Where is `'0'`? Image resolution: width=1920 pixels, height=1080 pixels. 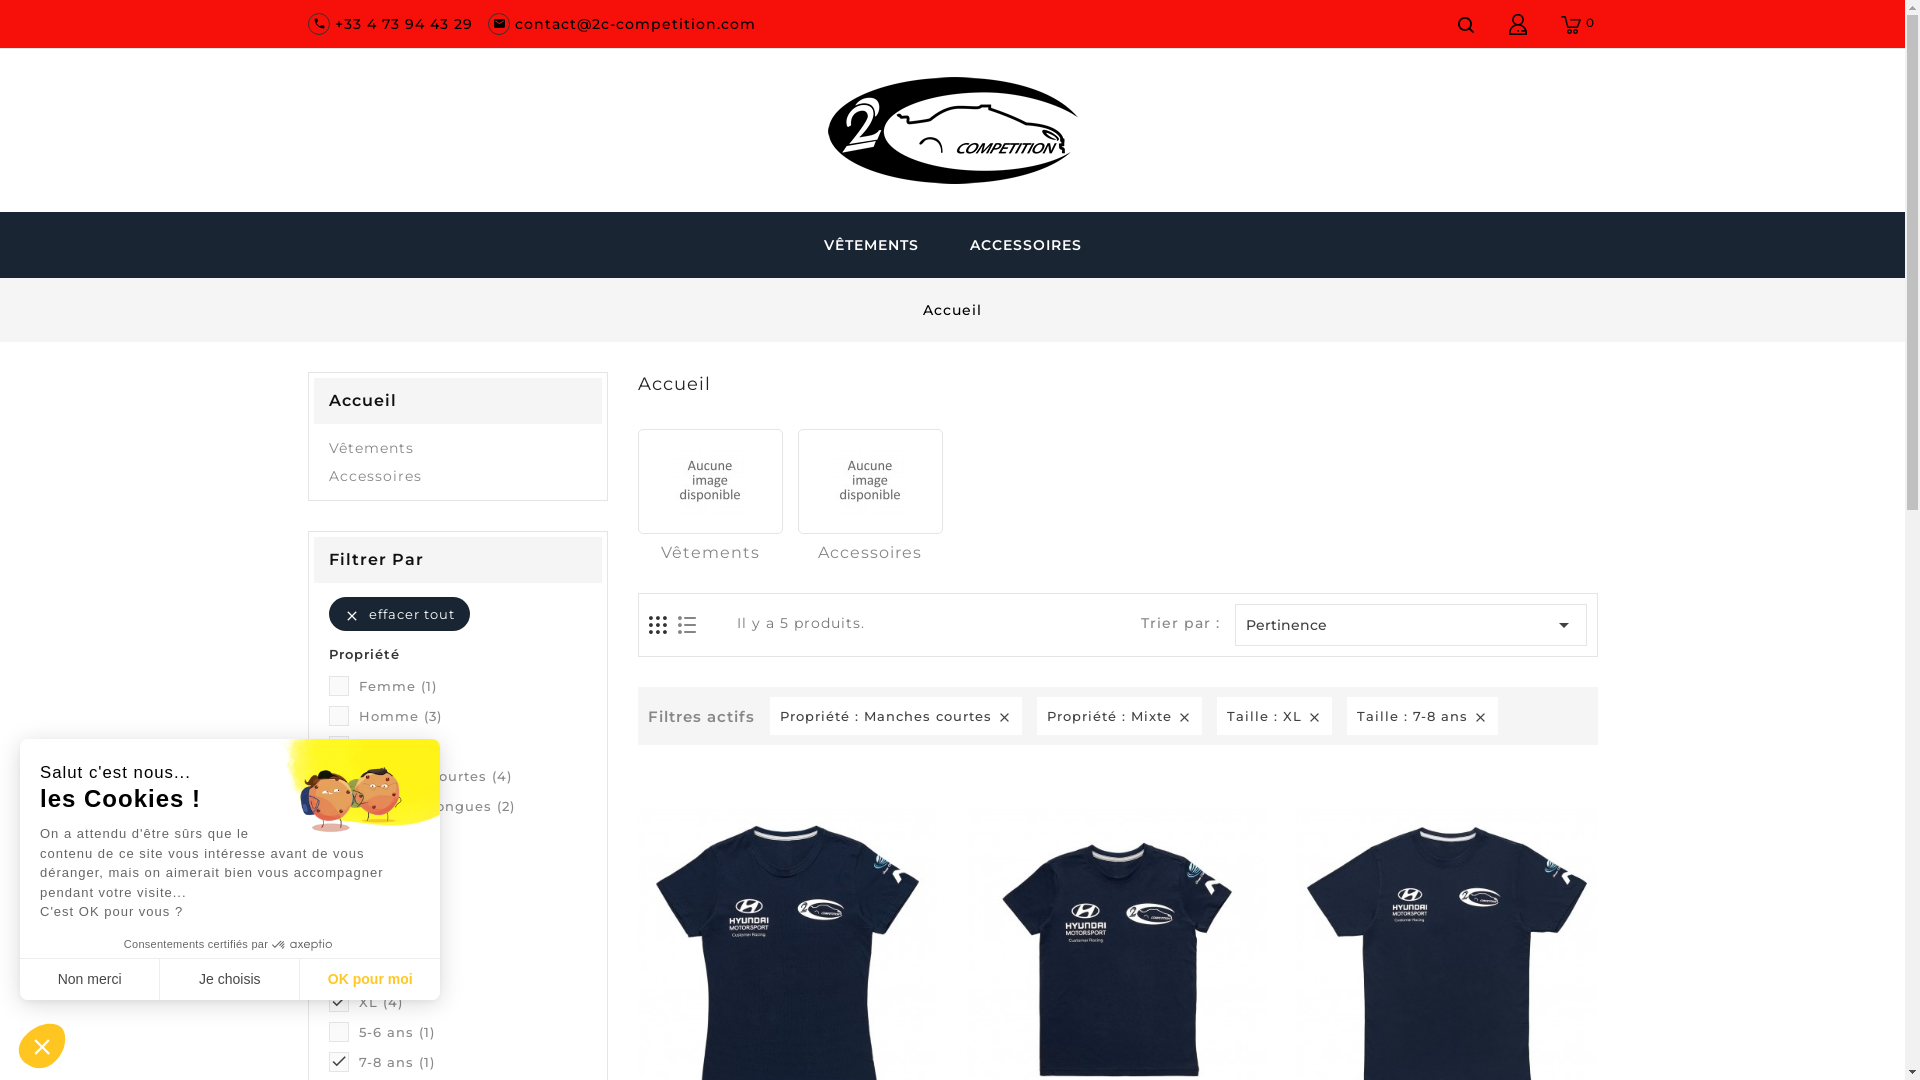
'0' is located at coordinates (1572, 23).